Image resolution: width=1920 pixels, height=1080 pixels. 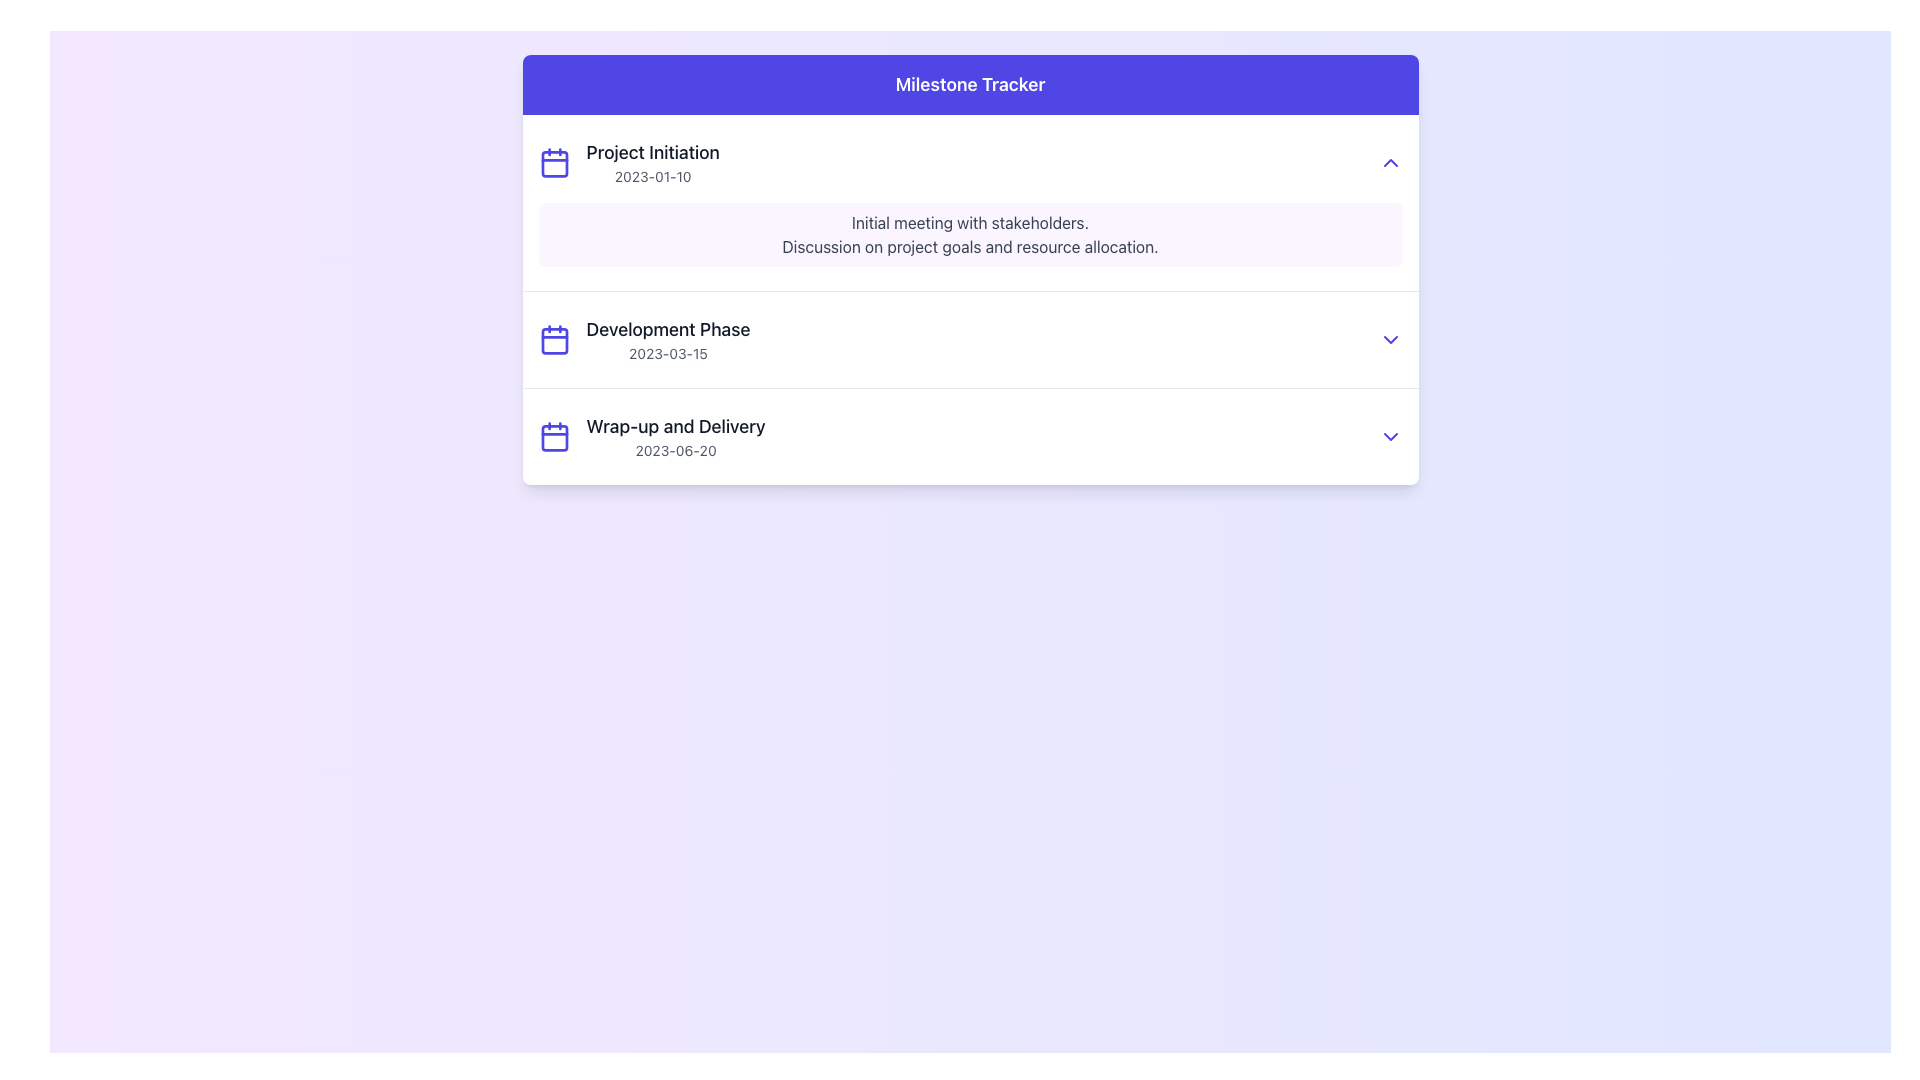 I want to click on displayed content of the third milestone entry in the vertical list of the milestone tracker component, so click(x=970, y=435).